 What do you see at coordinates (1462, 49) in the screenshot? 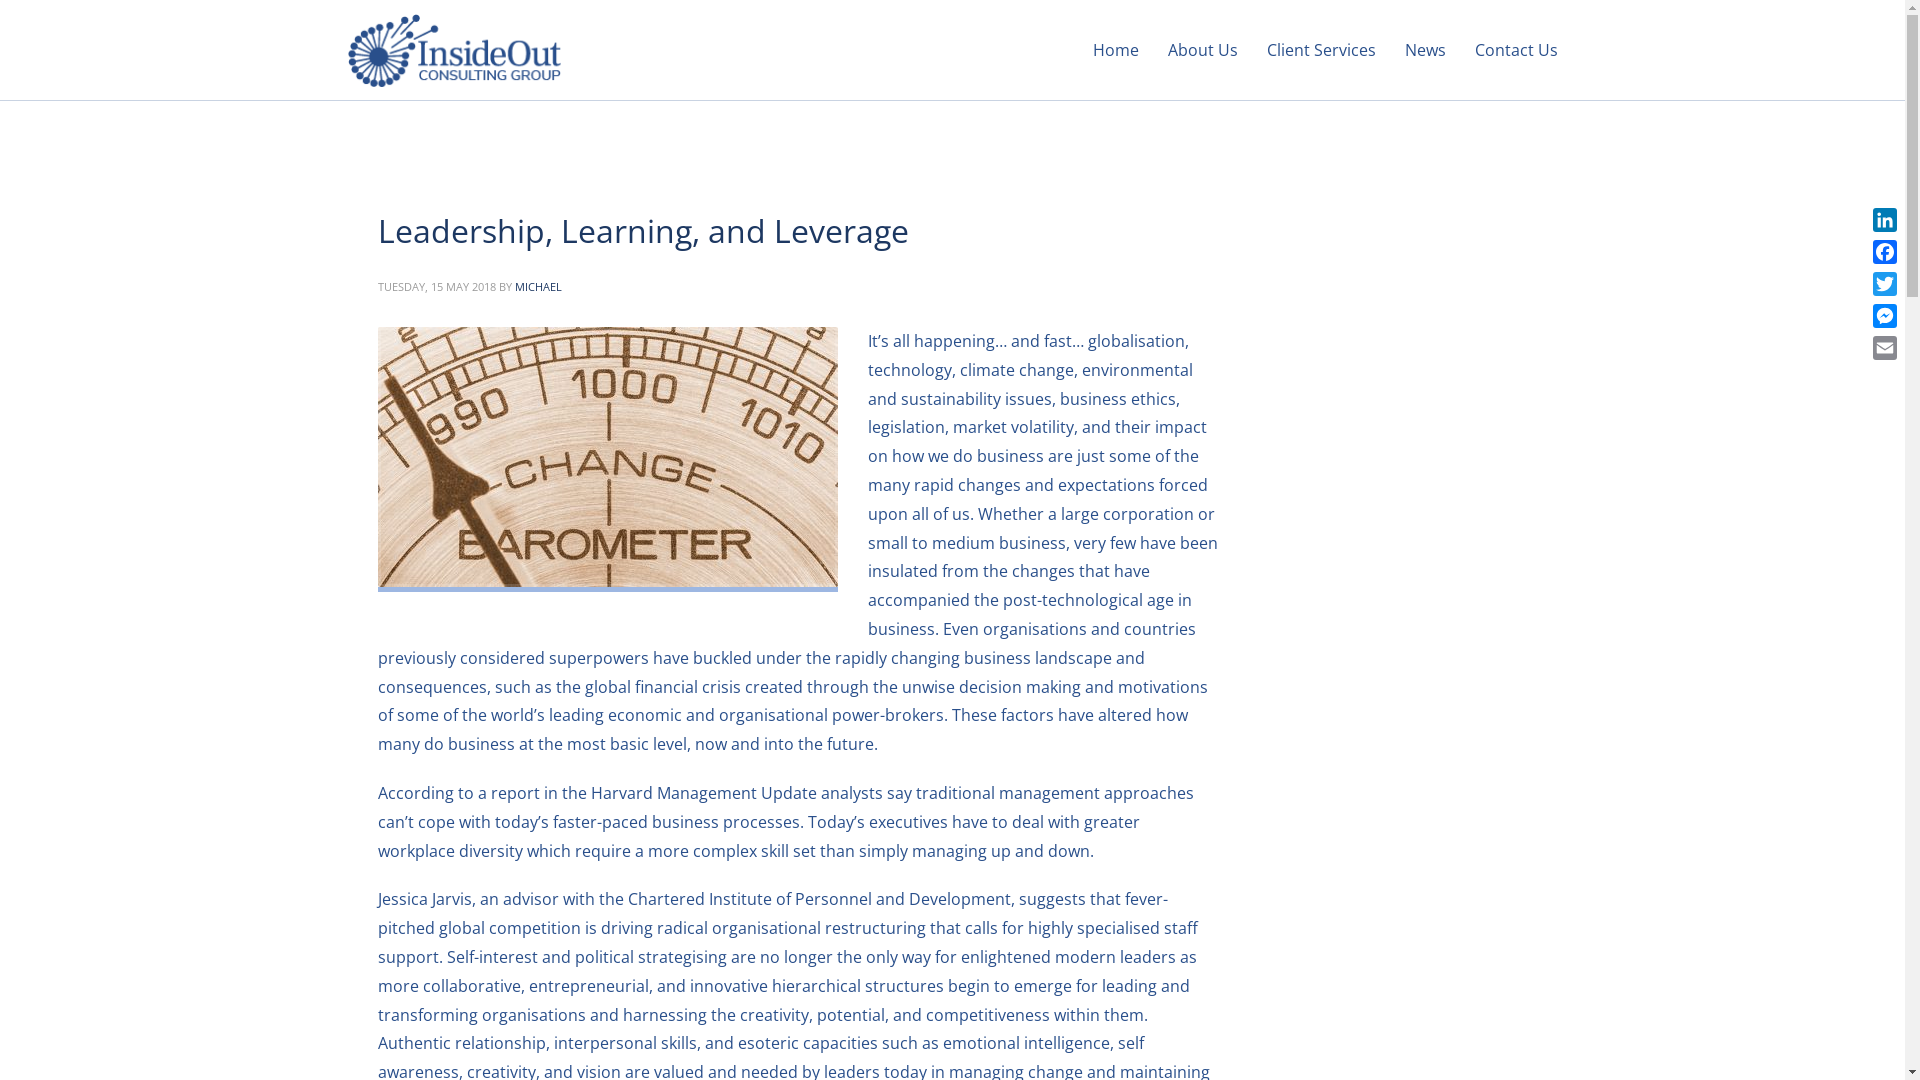
I see `'Contact Us'` at bounding box center [1462, 49].